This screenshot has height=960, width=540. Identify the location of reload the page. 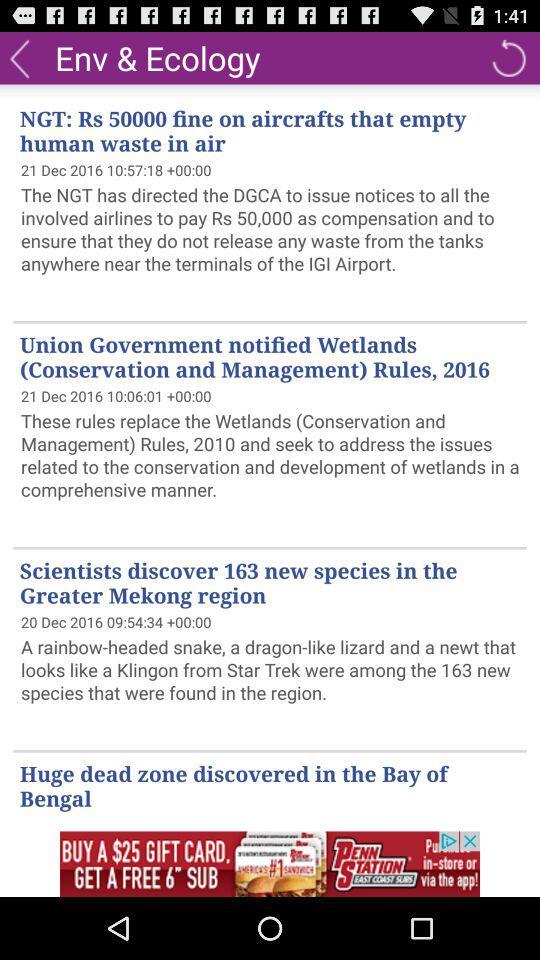
(508, 56).